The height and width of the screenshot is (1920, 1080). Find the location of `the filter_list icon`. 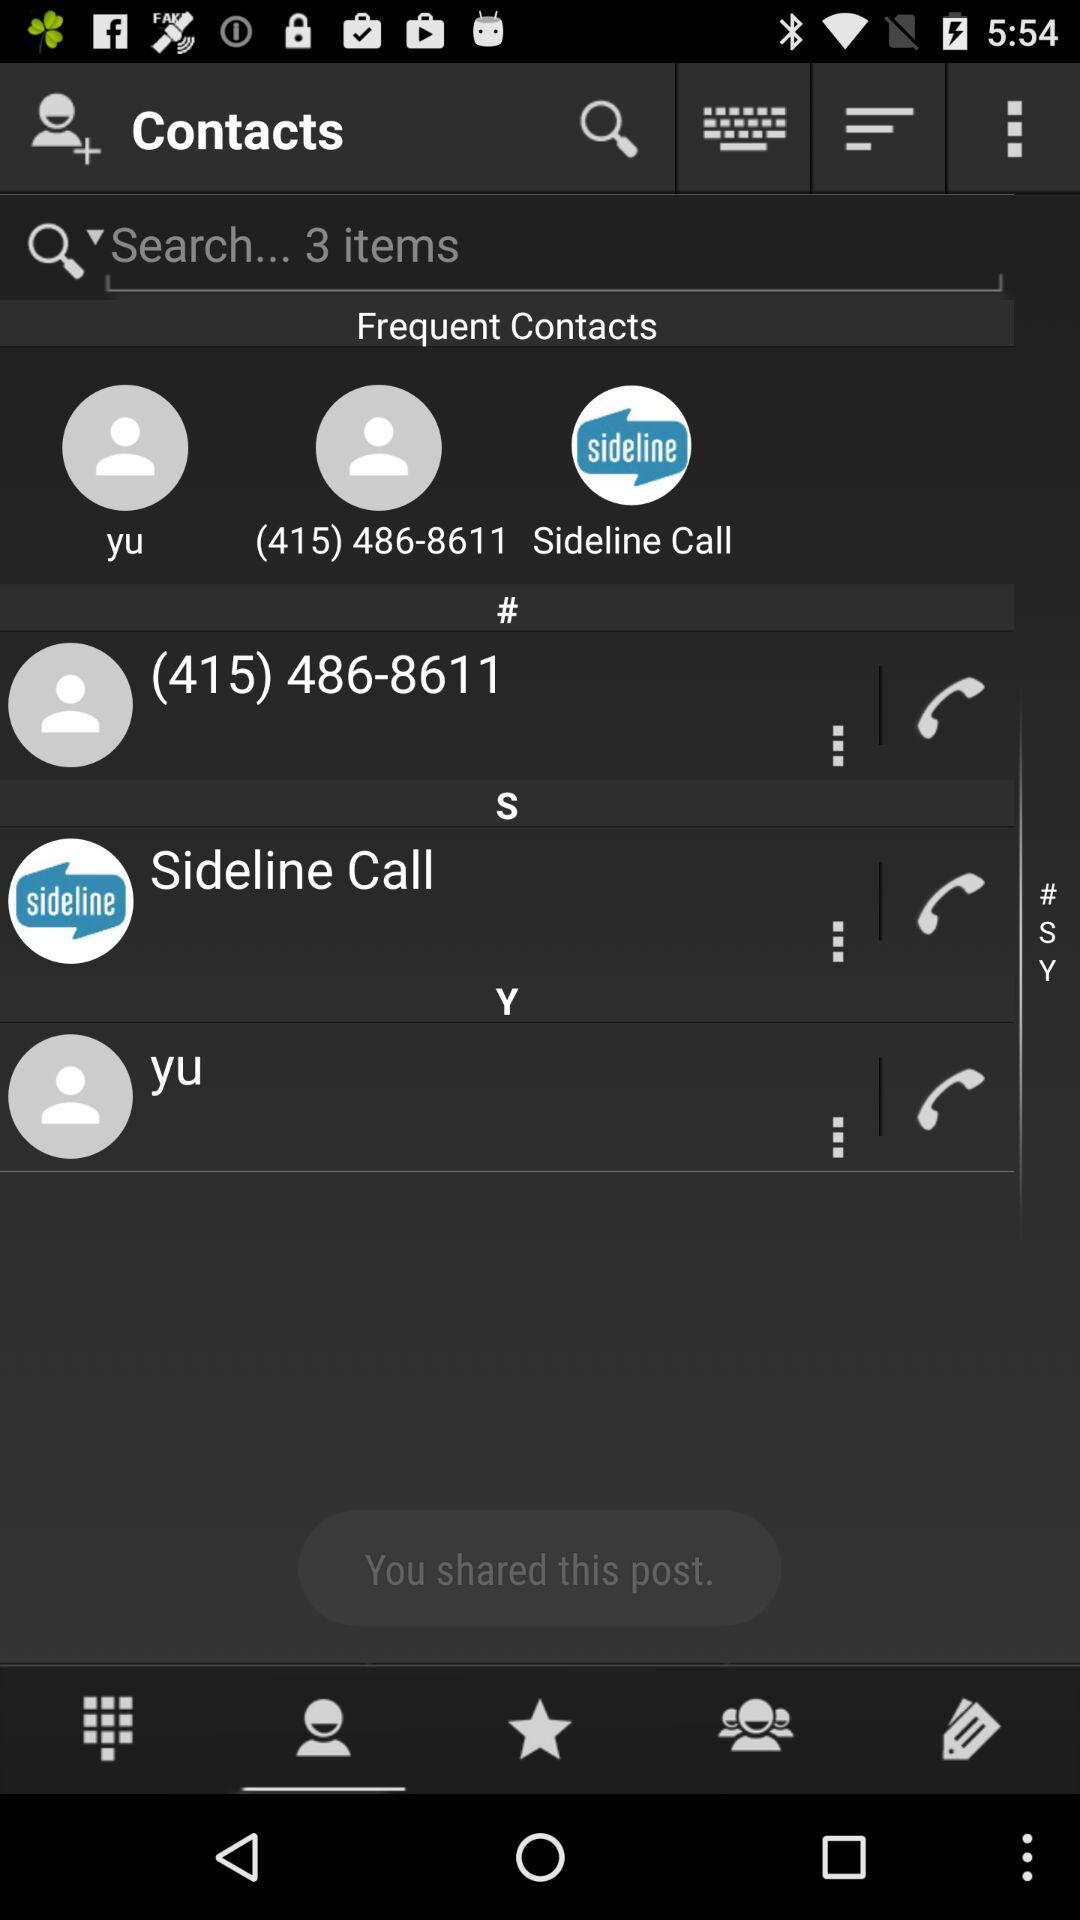

the filter_list icon is located at coordinates (878, 136).